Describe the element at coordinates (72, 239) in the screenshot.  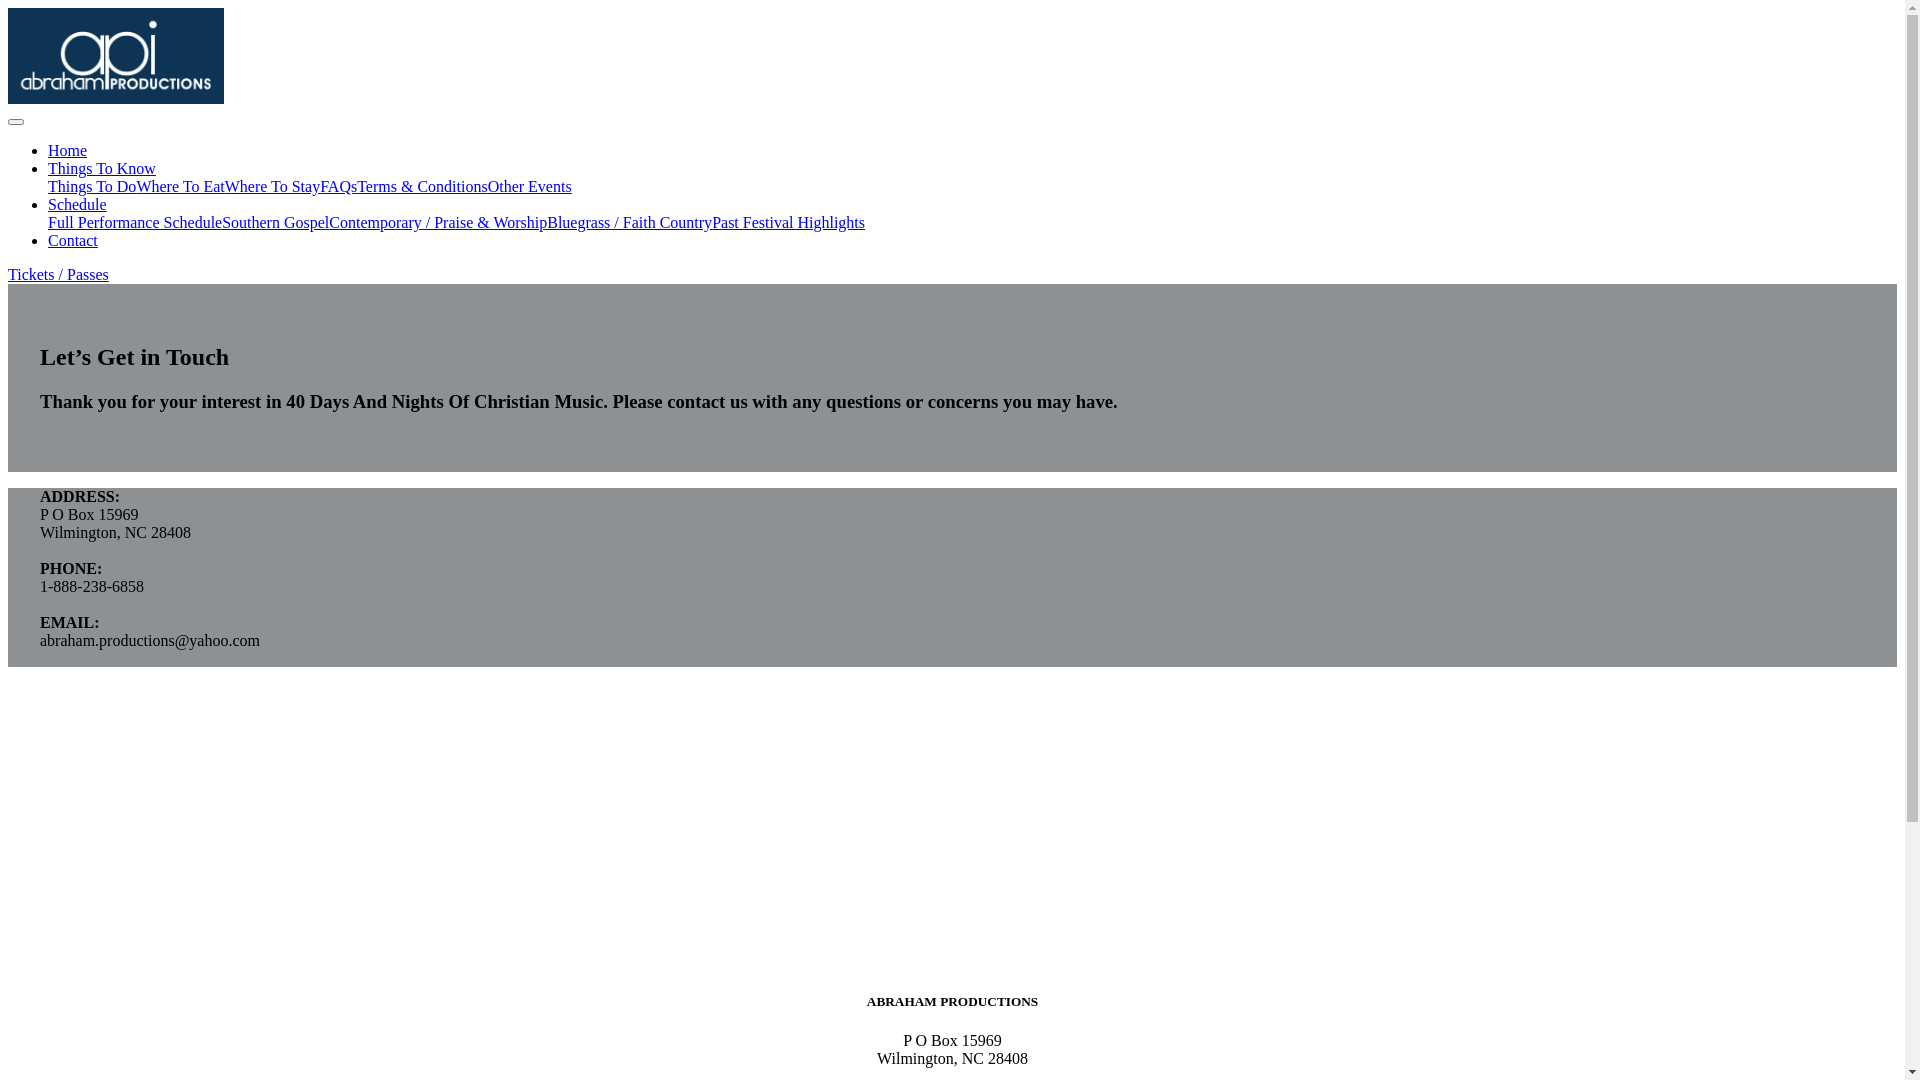
I see `'Contact'` at that location.